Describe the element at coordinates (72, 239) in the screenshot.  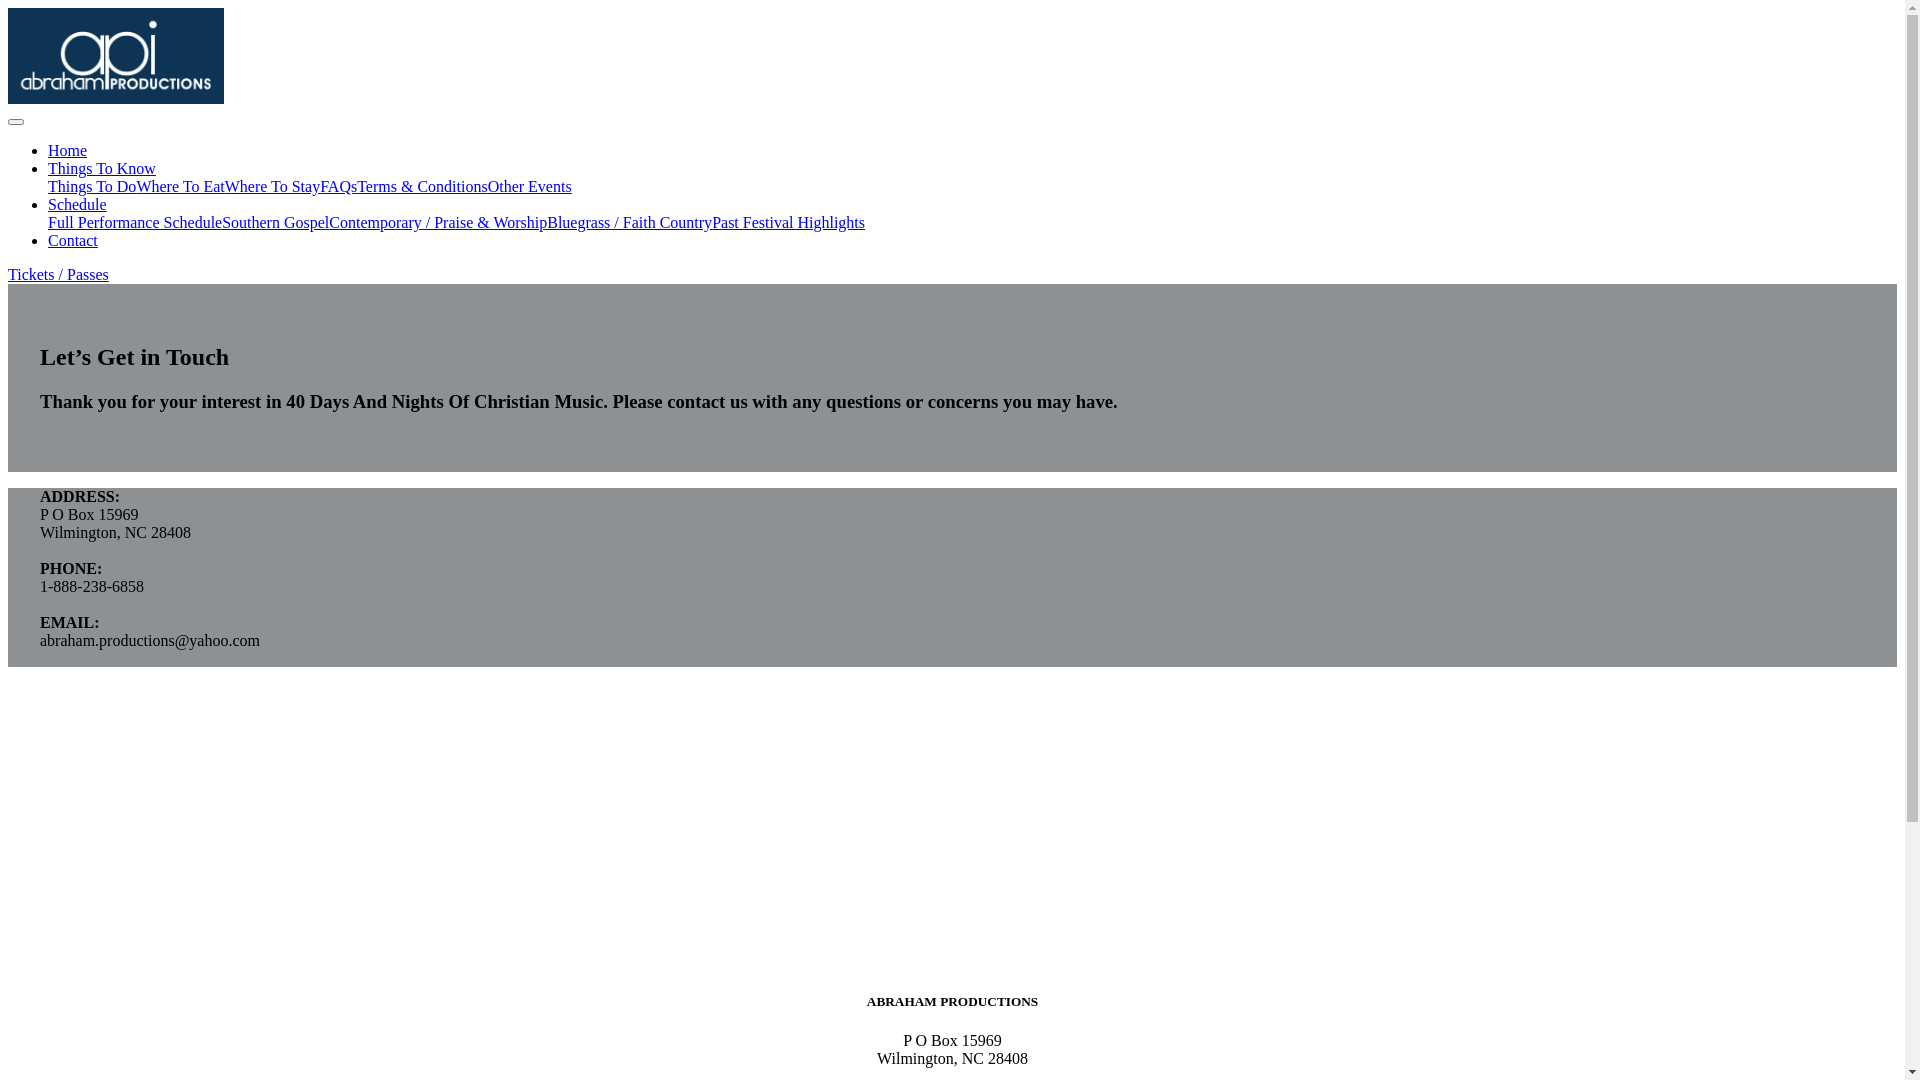
I see `'Contact'` at that location.